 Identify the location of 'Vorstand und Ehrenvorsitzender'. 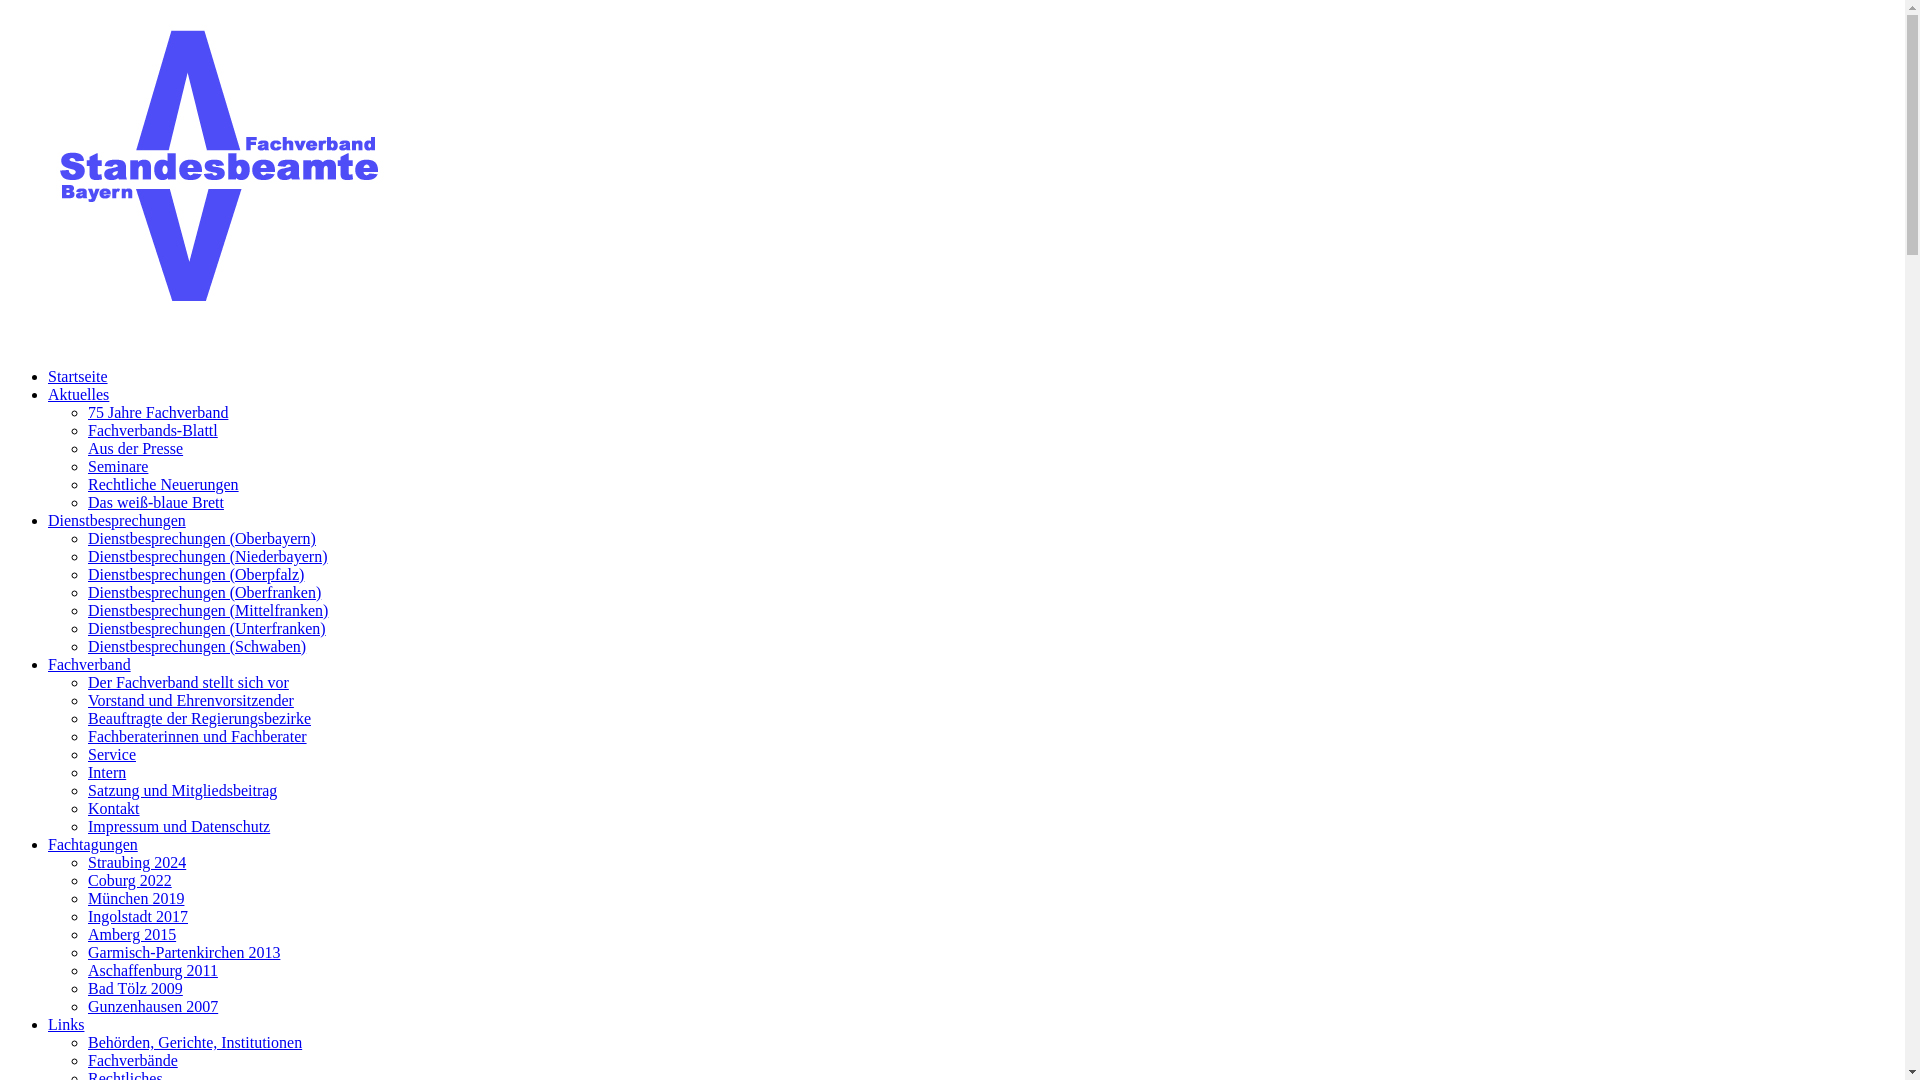
(191, 699).